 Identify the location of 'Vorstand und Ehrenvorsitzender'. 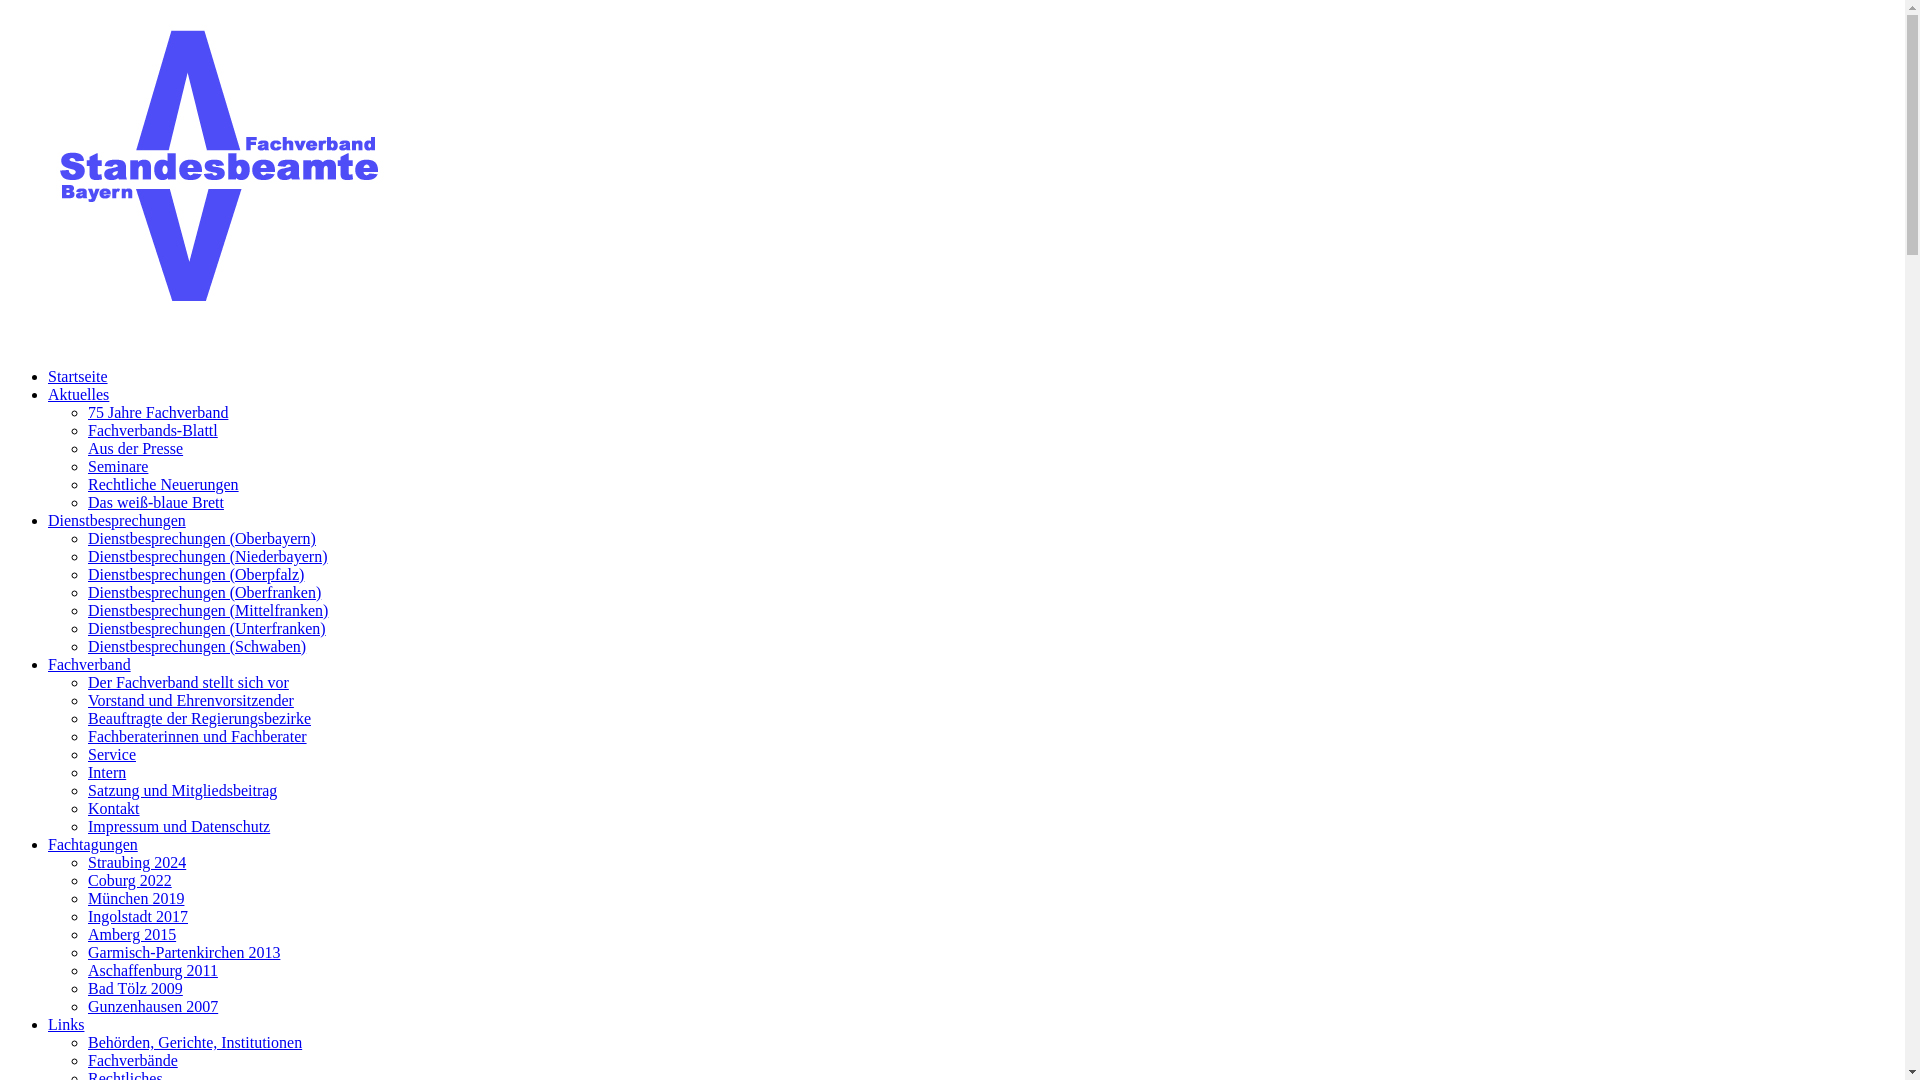
(191, 699).